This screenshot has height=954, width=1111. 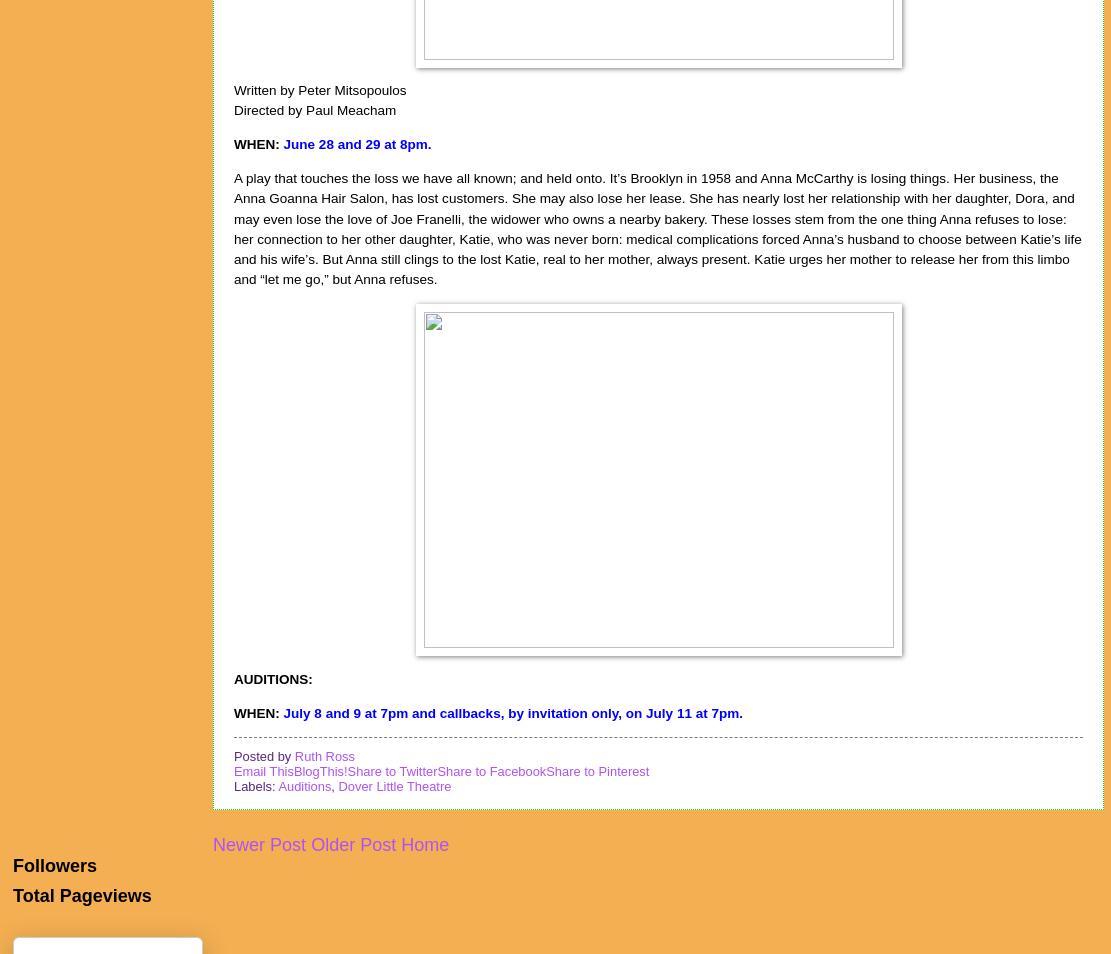 What do you see at coordinates (272, 677) in the screenshot?
I see `'AUDITIONS:'` at bounding box center [272, 677].